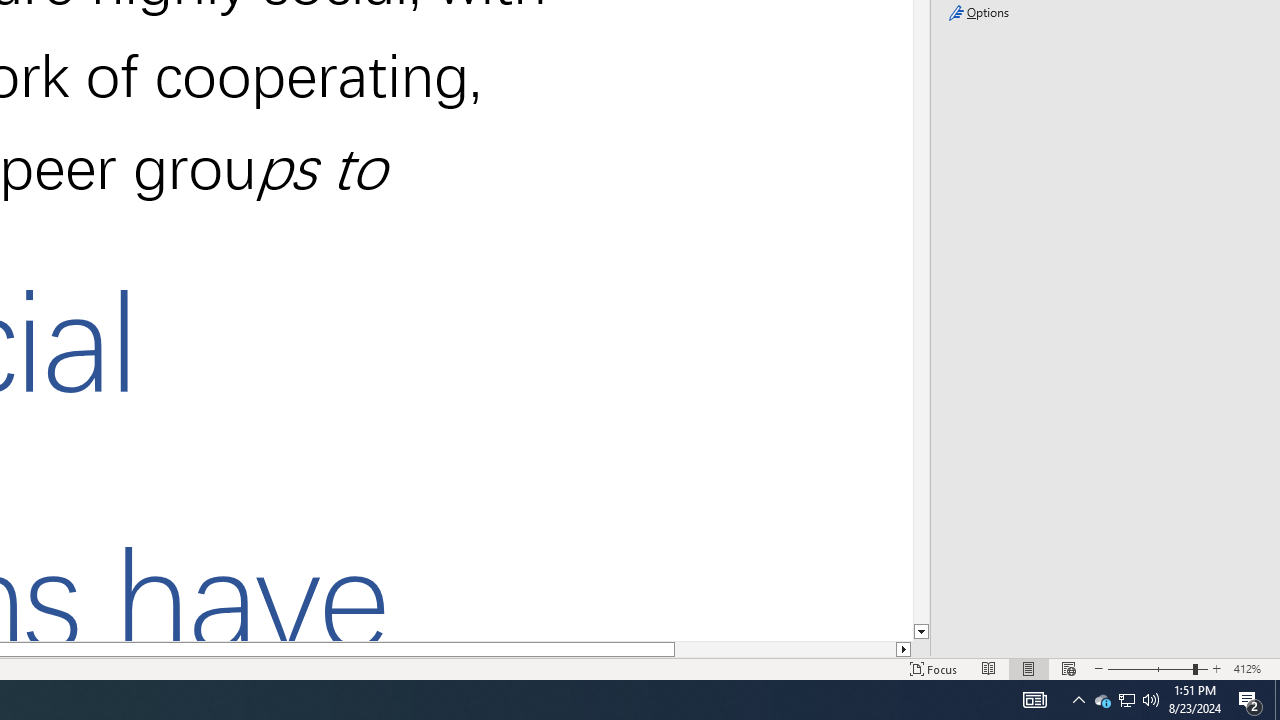 This screenshot has width=1280, height=720. Describe the element at coordinates (1068, 669) in the screenshot. I see `'Web Layout'` at that location.